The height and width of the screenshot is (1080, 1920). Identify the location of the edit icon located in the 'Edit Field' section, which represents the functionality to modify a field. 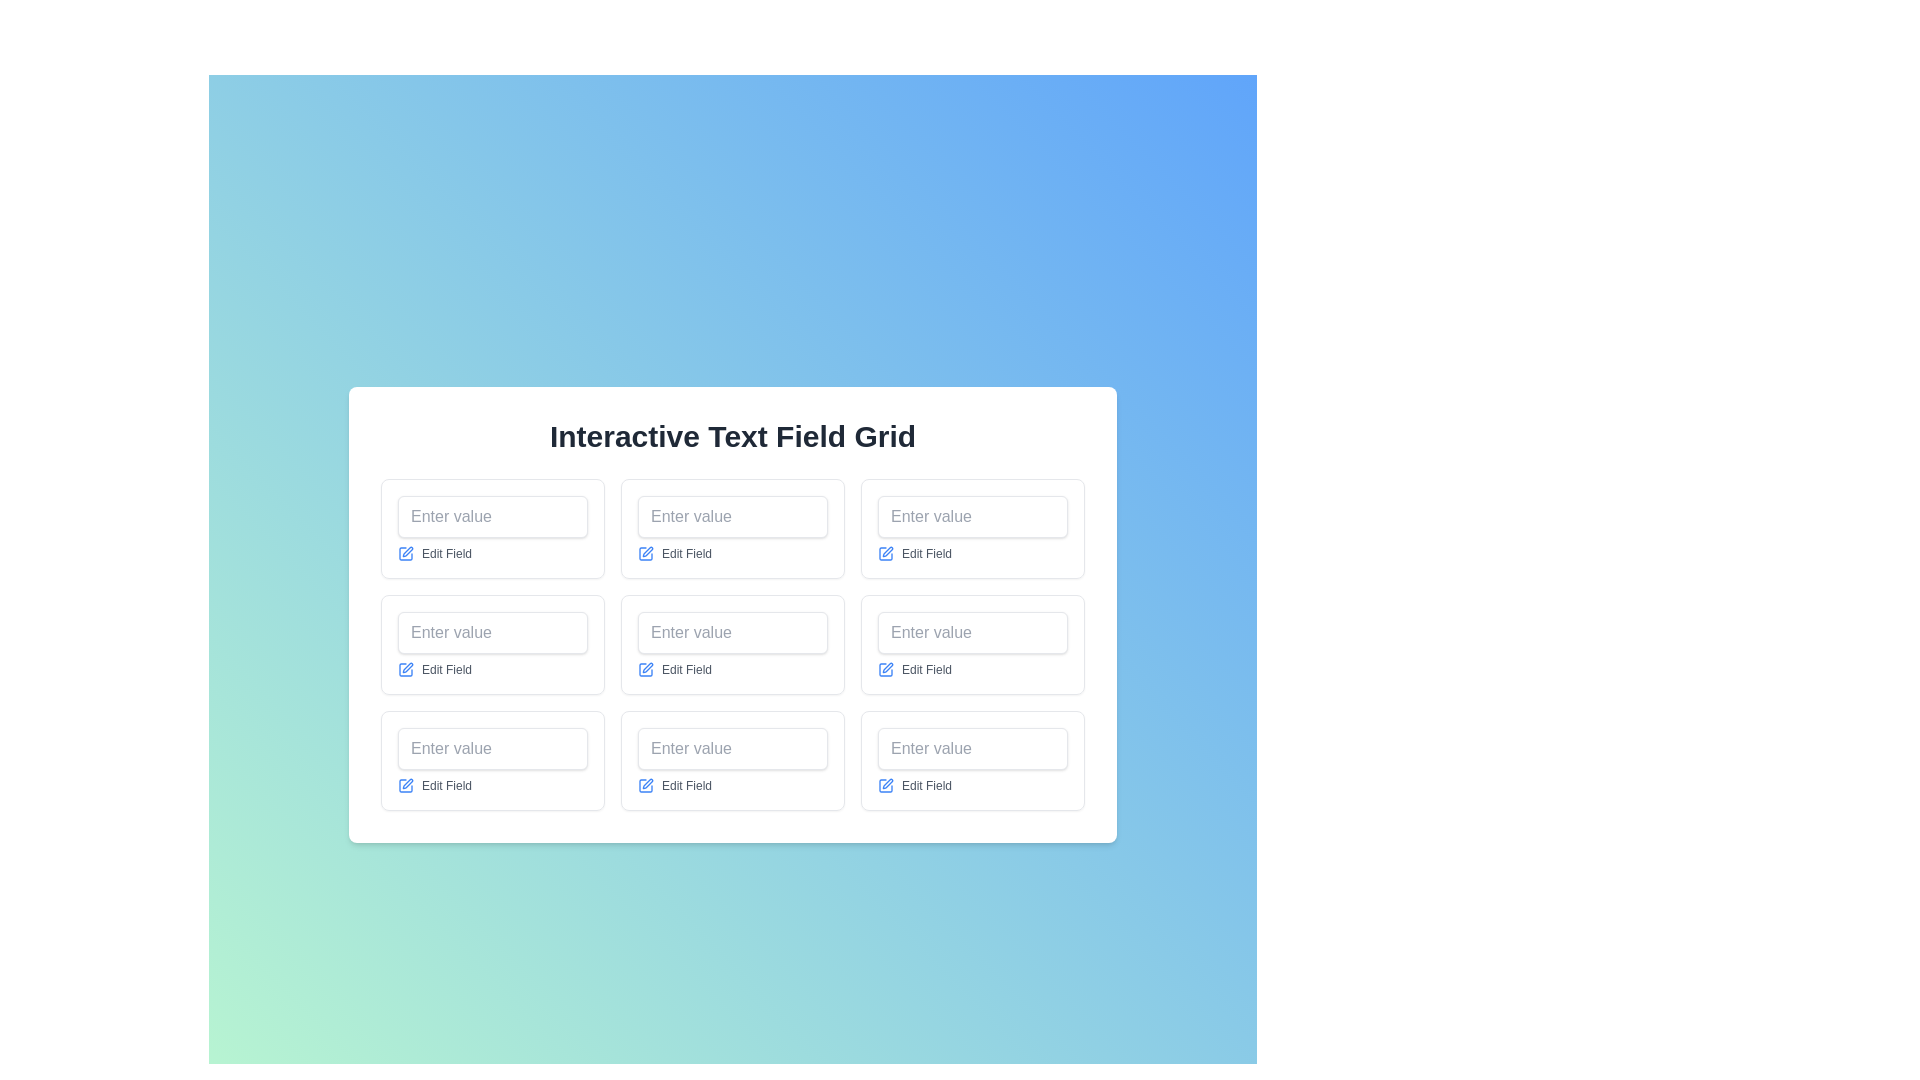
(646, 670).